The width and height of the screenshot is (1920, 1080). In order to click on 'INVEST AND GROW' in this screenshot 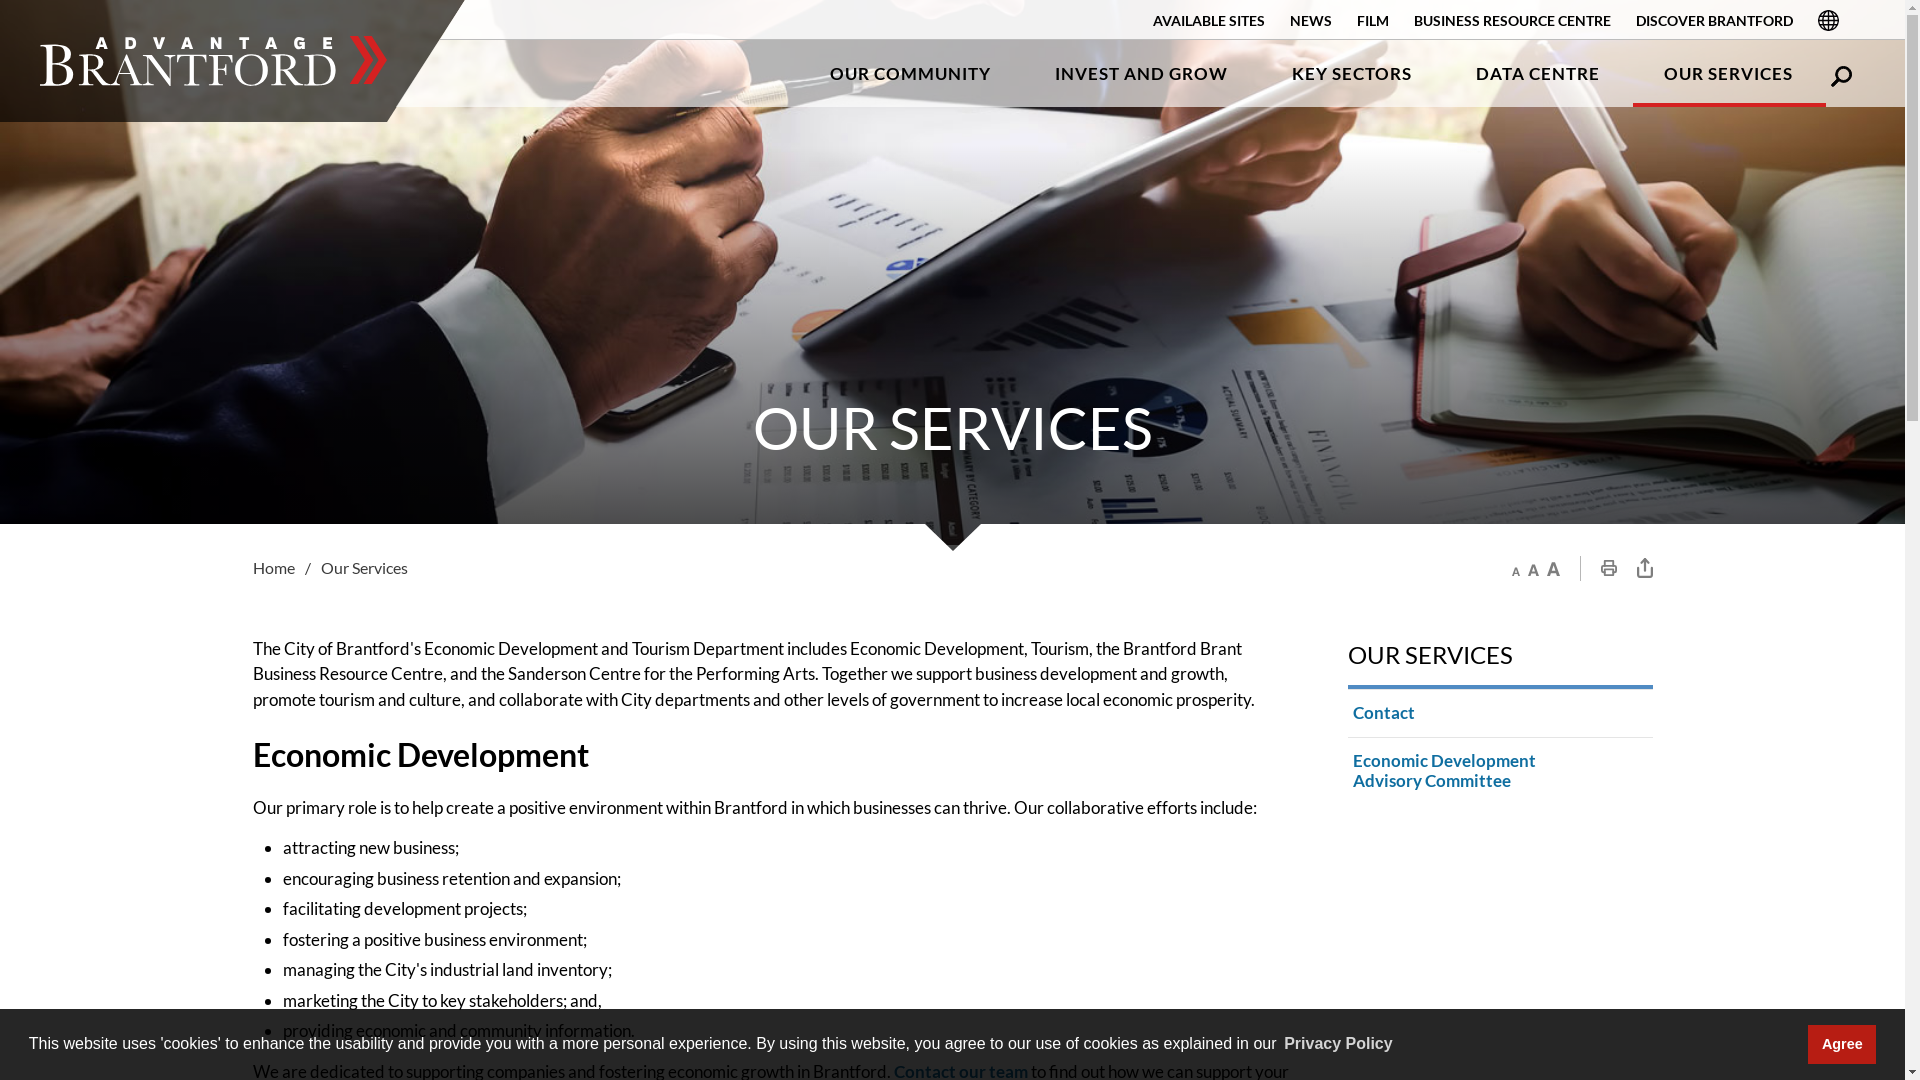, I will do `click(1141, 72)`.